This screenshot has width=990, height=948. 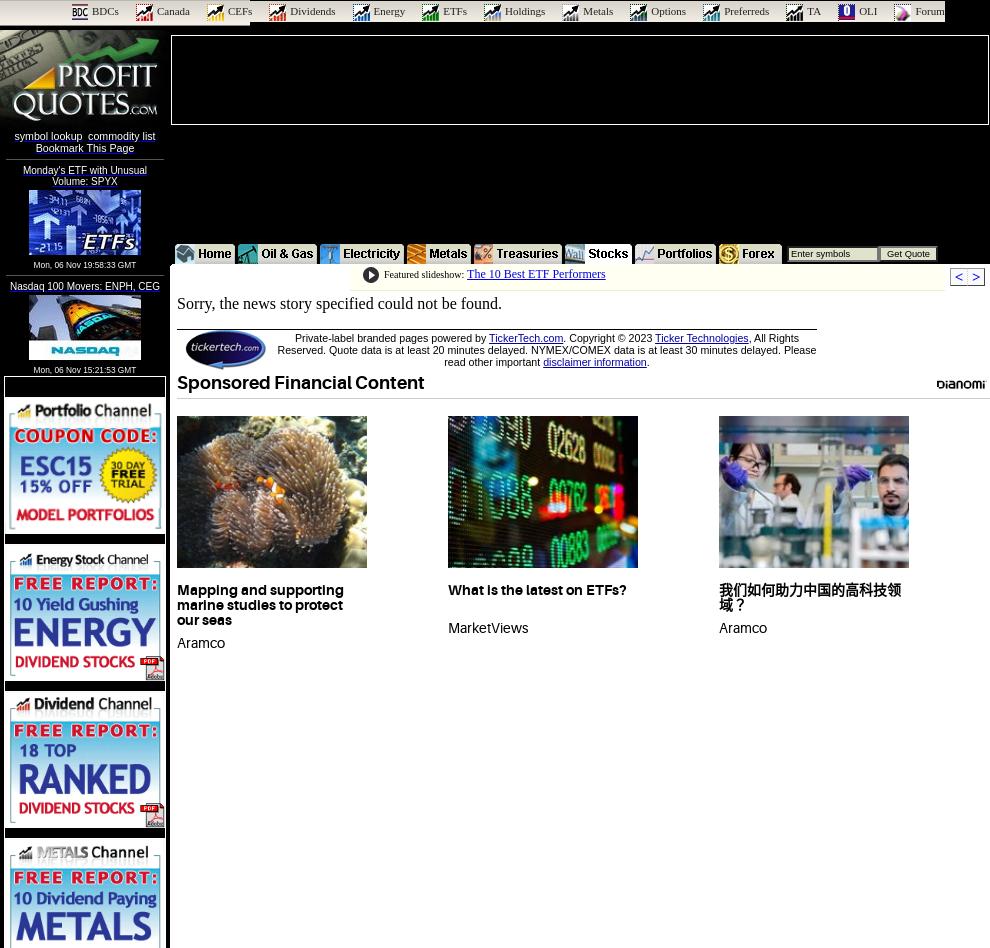 What do you see at coordinates (172, 10) in the screenshot?
I see `'Canada'` at bounding box center [172, 10].